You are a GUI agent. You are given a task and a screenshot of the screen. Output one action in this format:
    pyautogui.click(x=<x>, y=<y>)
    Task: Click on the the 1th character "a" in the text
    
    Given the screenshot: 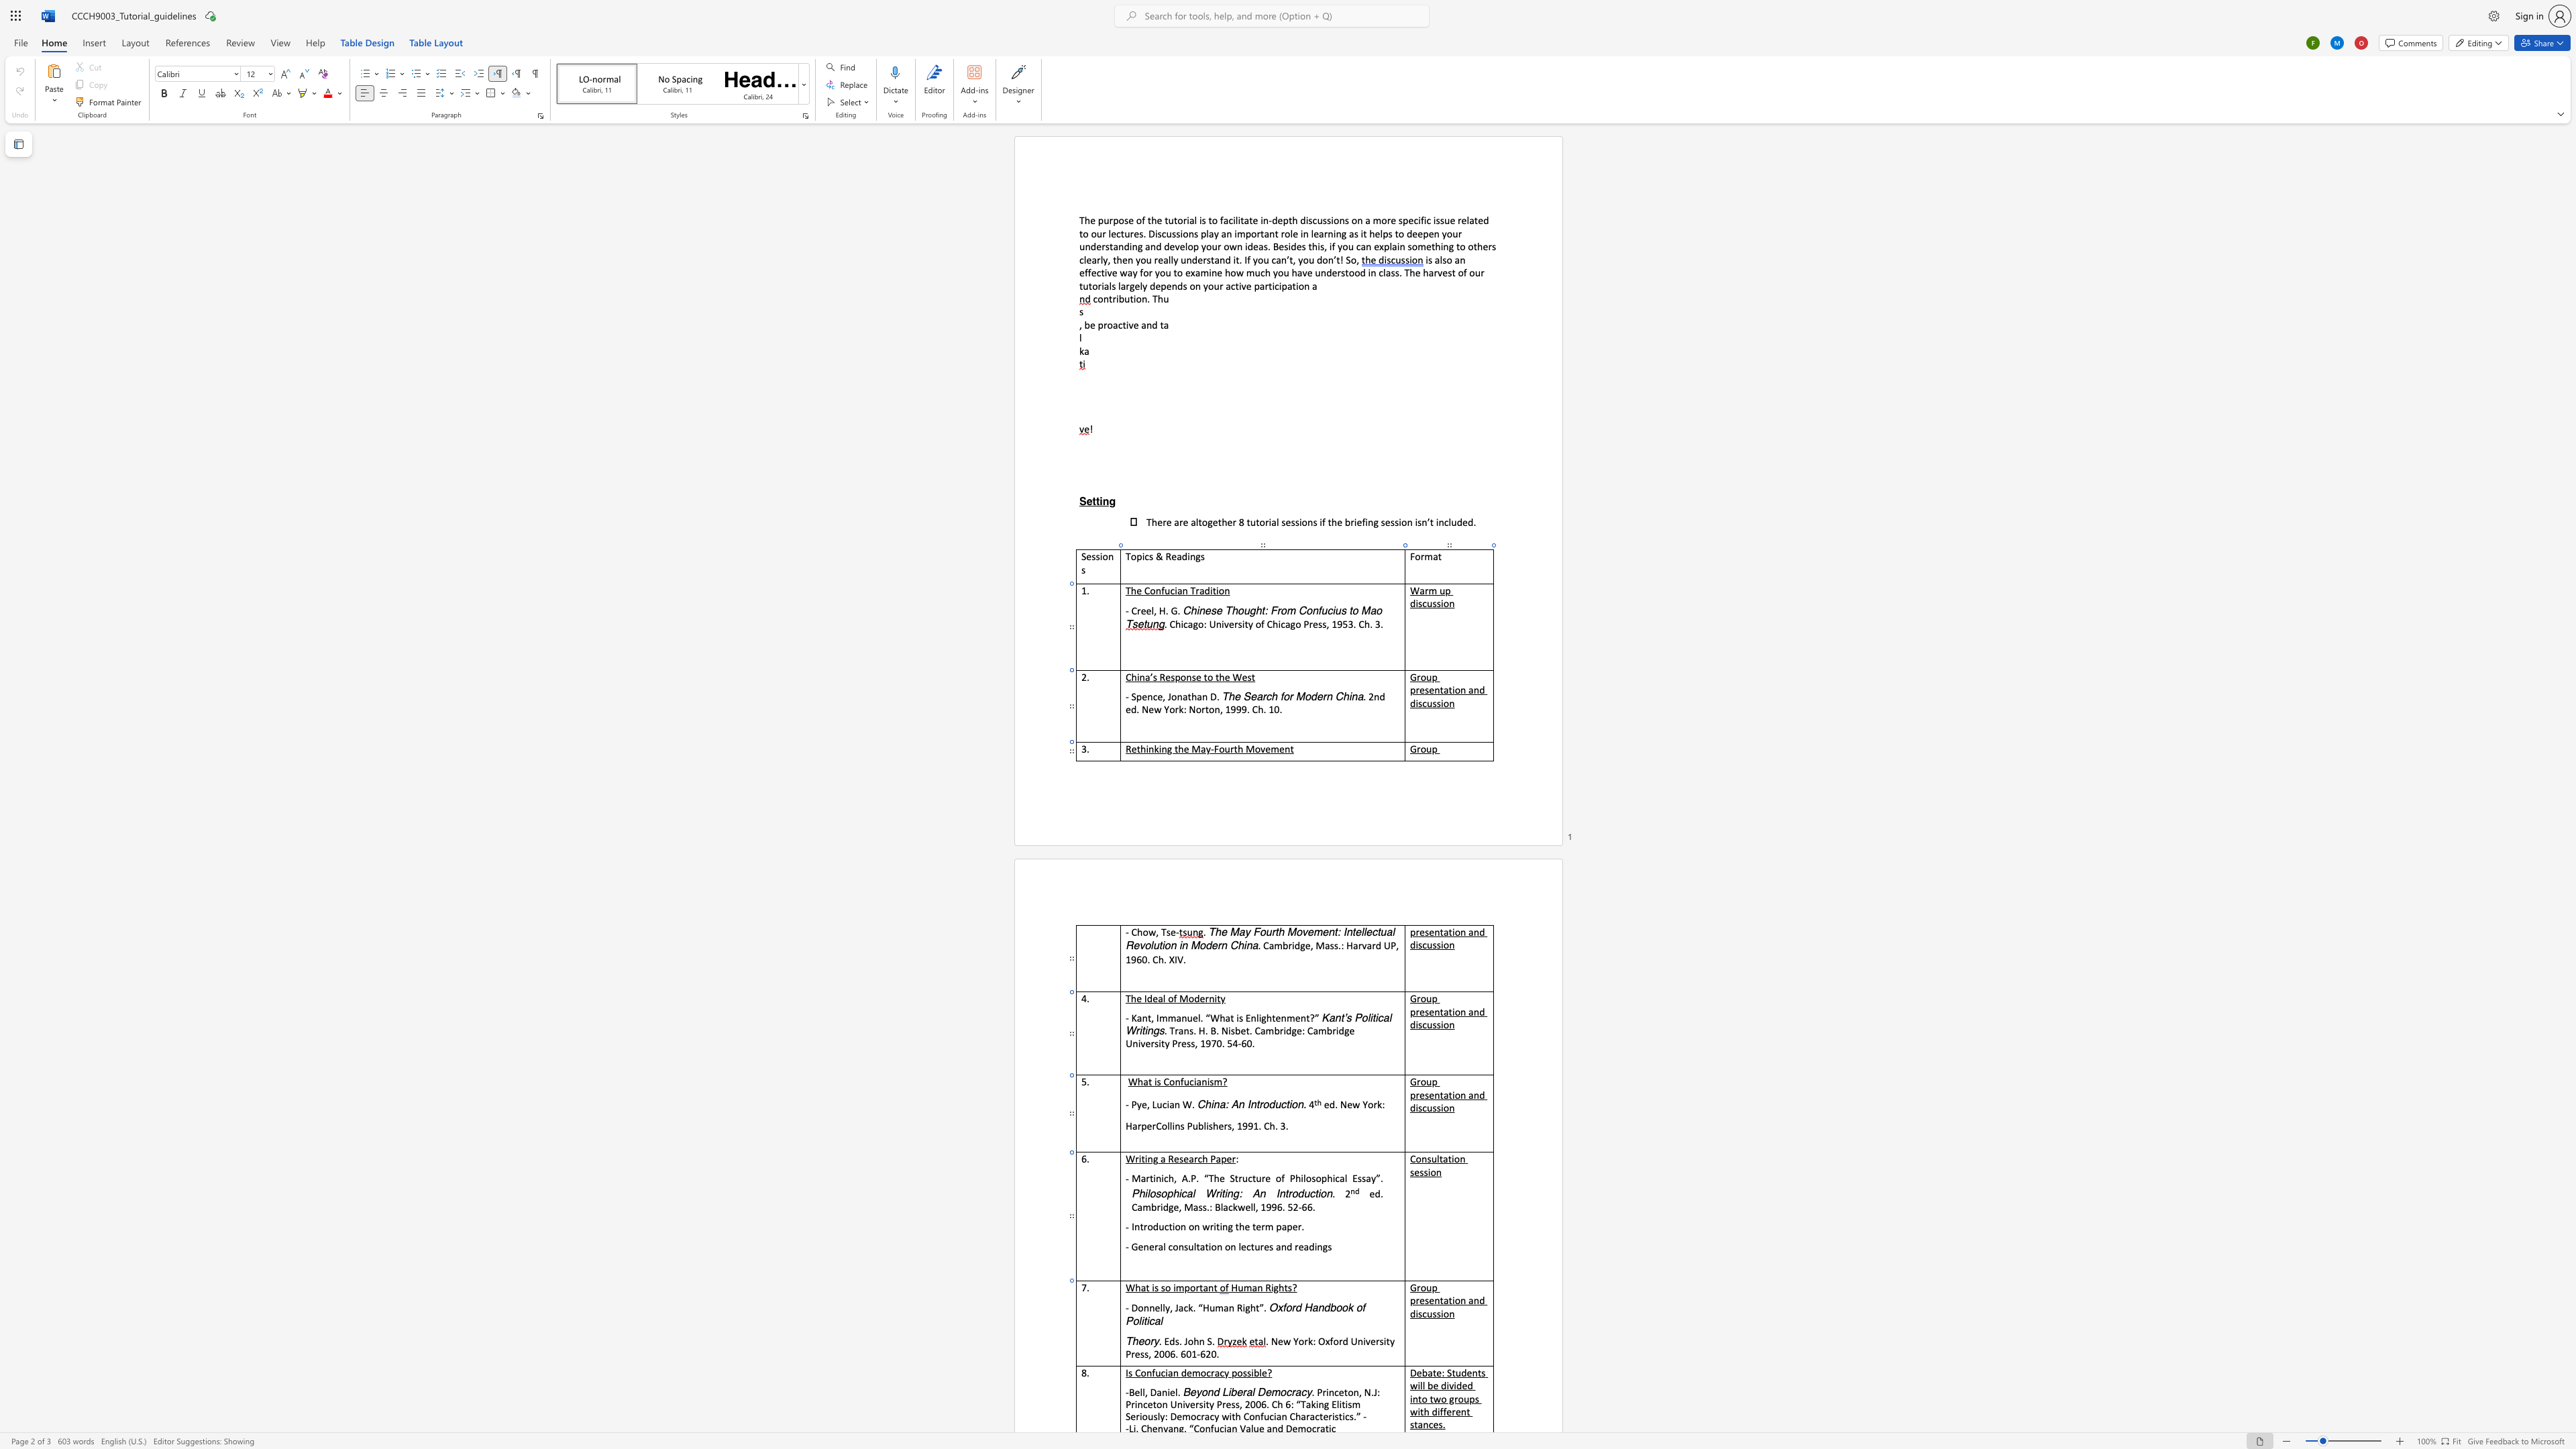 What is the action you would take?
    pyautogui.click(x=1133, y=1125)
    